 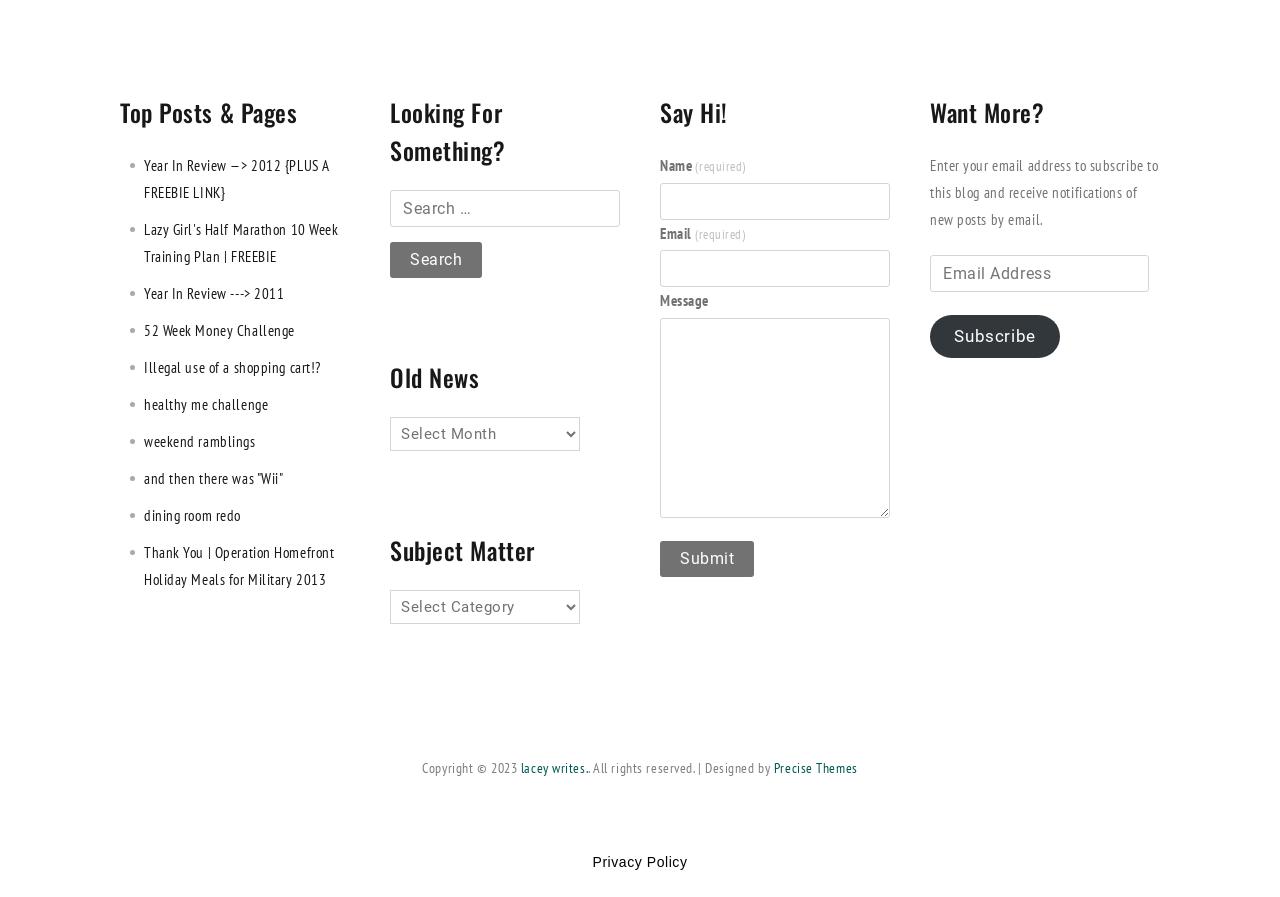 What do you see at coordinates (236, 176) in the screenshot?
I see `'Year In Review —> 2012 {PLUS A FREEBIE LINK}'` at bounding box center [236, 176].